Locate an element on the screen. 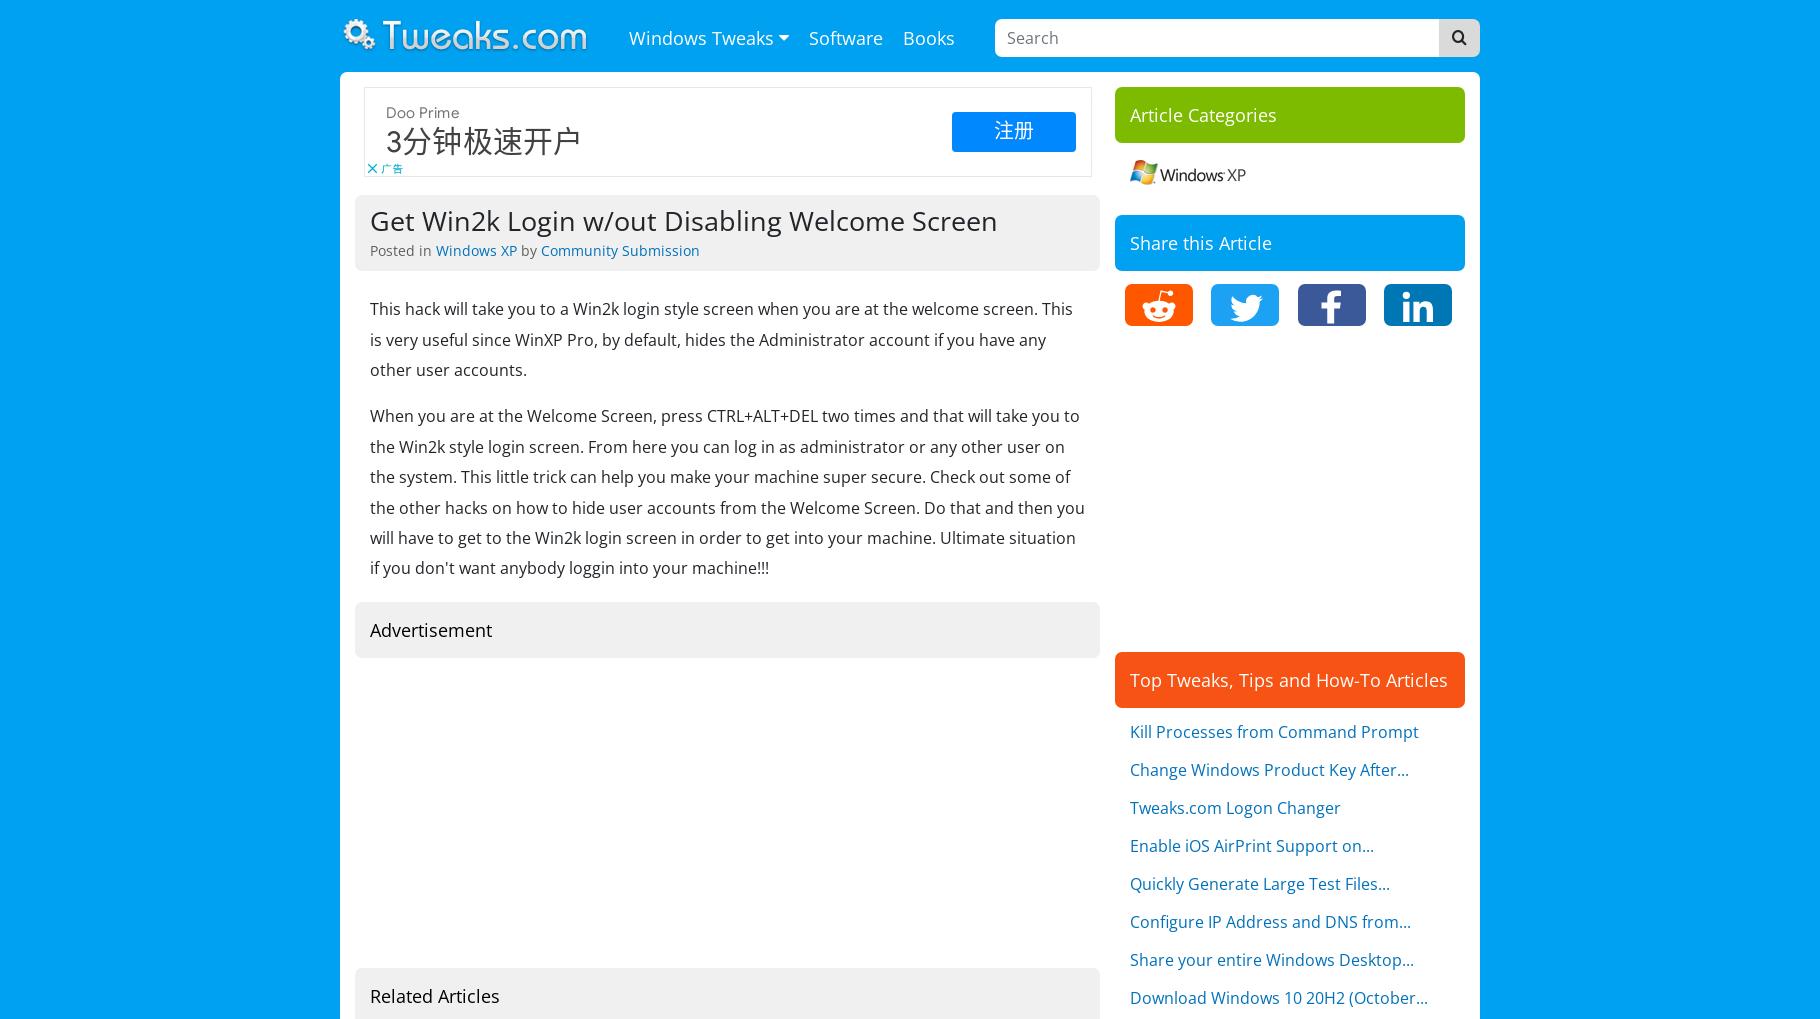 The image size is (1820, 1019). 'Kill Processes from Command Prompt' is located at coordinates (1274, 732).